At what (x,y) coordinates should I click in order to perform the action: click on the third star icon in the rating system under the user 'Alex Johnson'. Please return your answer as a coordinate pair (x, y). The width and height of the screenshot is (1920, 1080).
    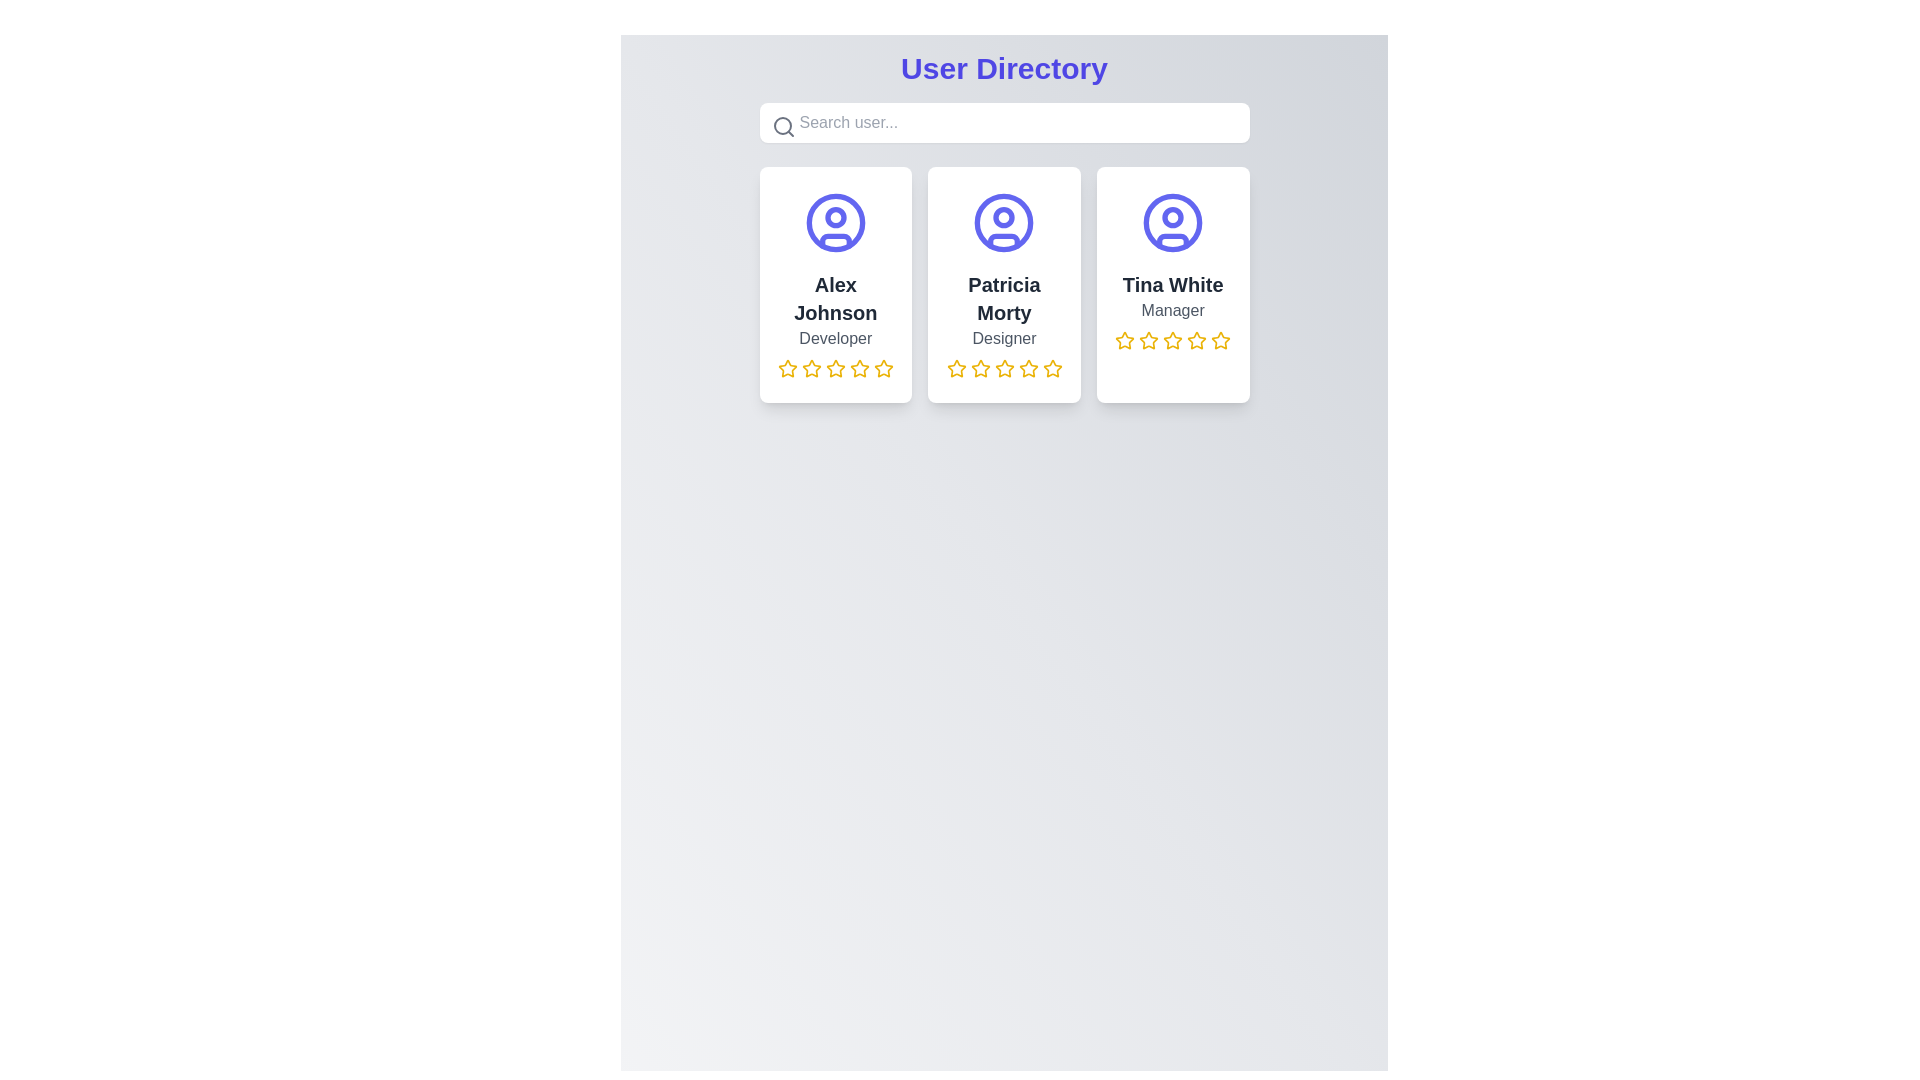
    Looking at the image, I should click on (835, 369).